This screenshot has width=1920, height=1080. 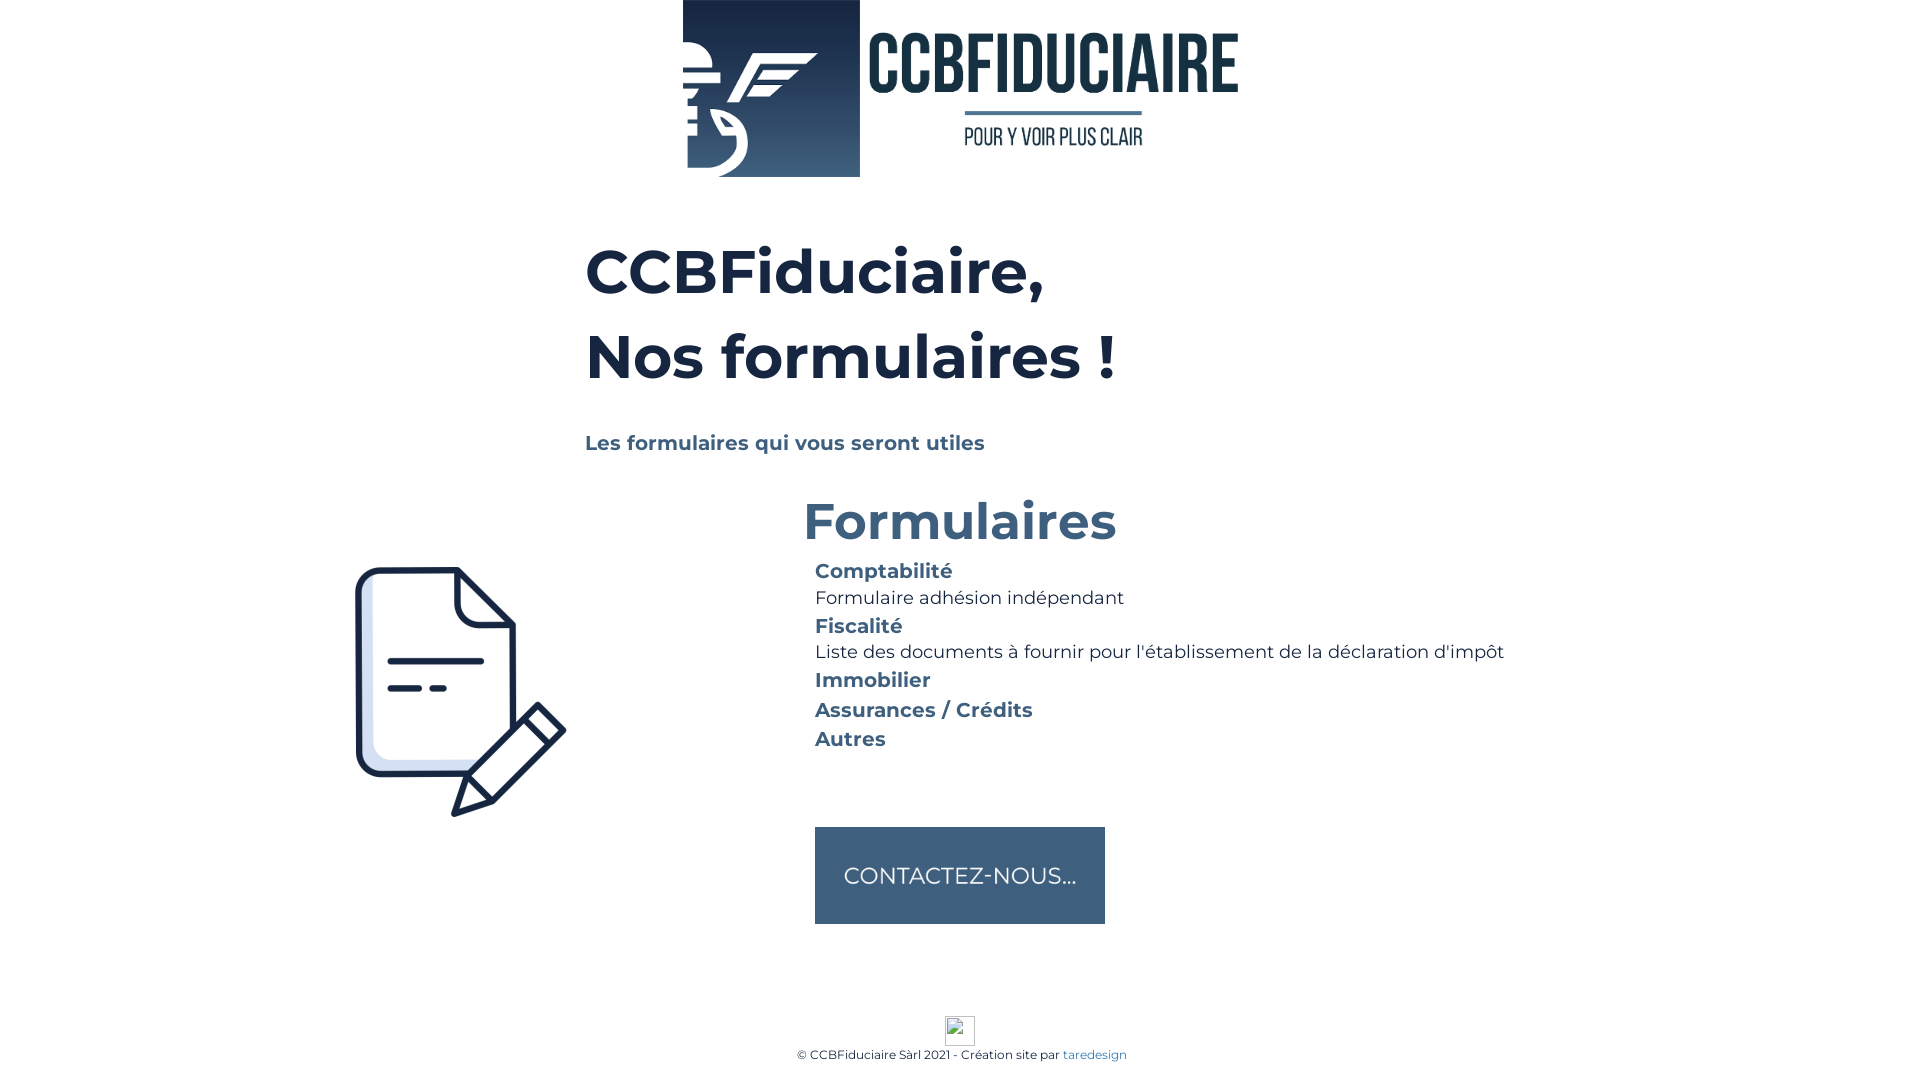 What do you see at coordinates (1093, 1053) in the screenshot?
I see `'taredesign'` at bounding box center [1093, 1053].